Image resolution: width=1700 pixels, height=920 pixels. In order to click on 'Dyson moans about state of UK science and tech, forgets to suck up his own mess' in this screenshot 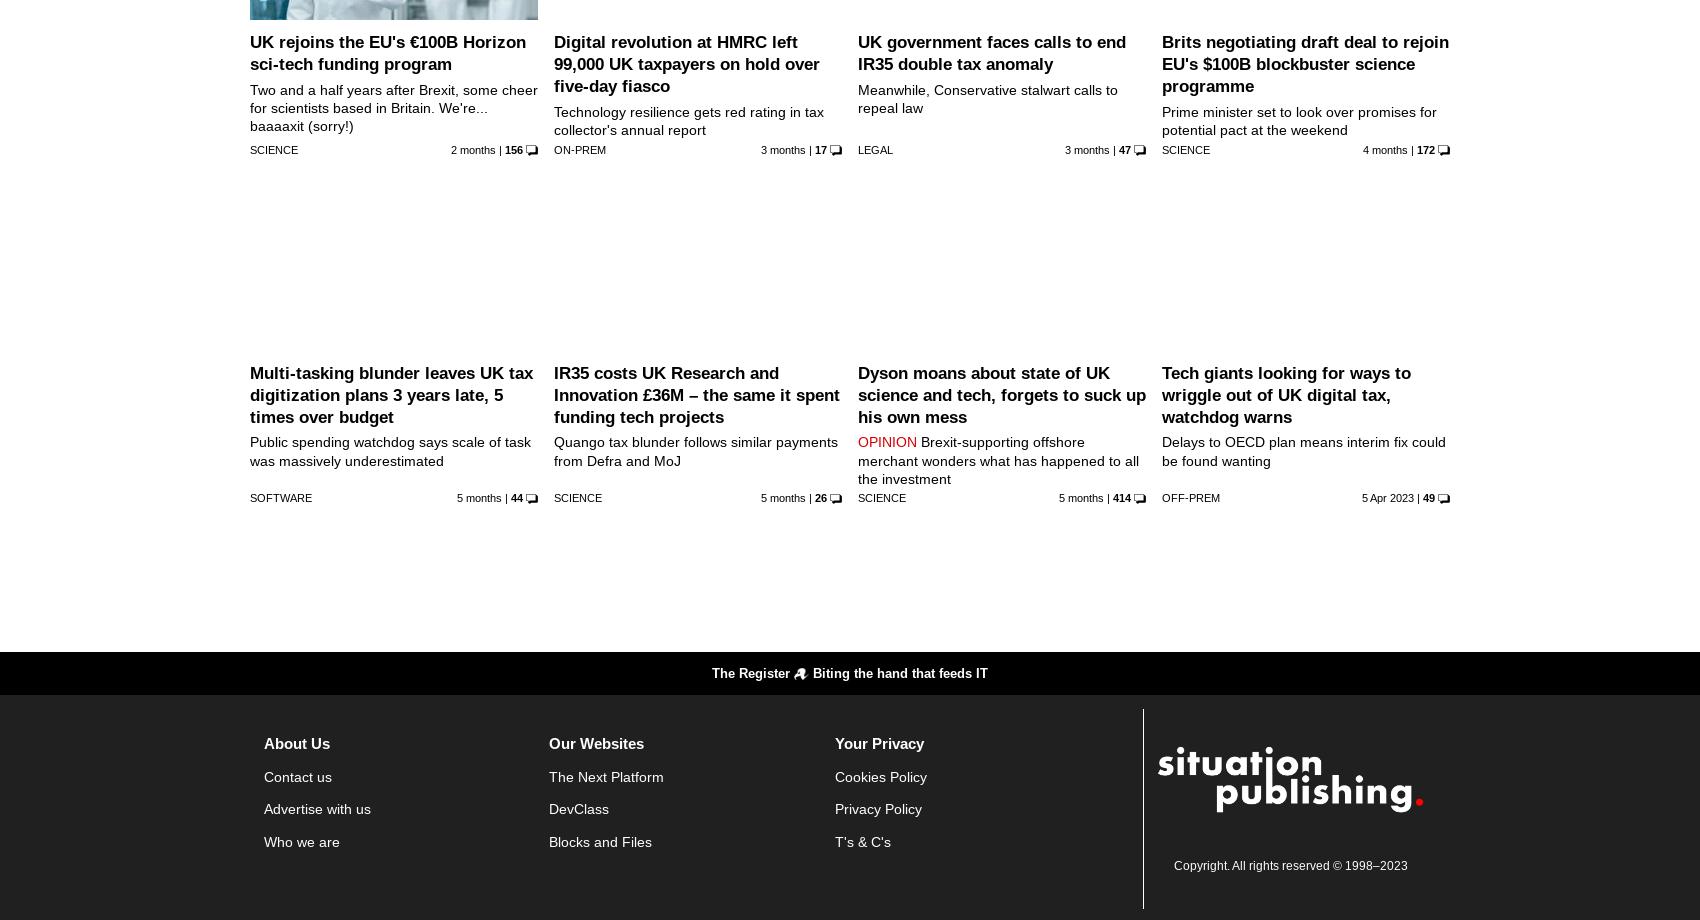, I will do `click(857, 393)`.